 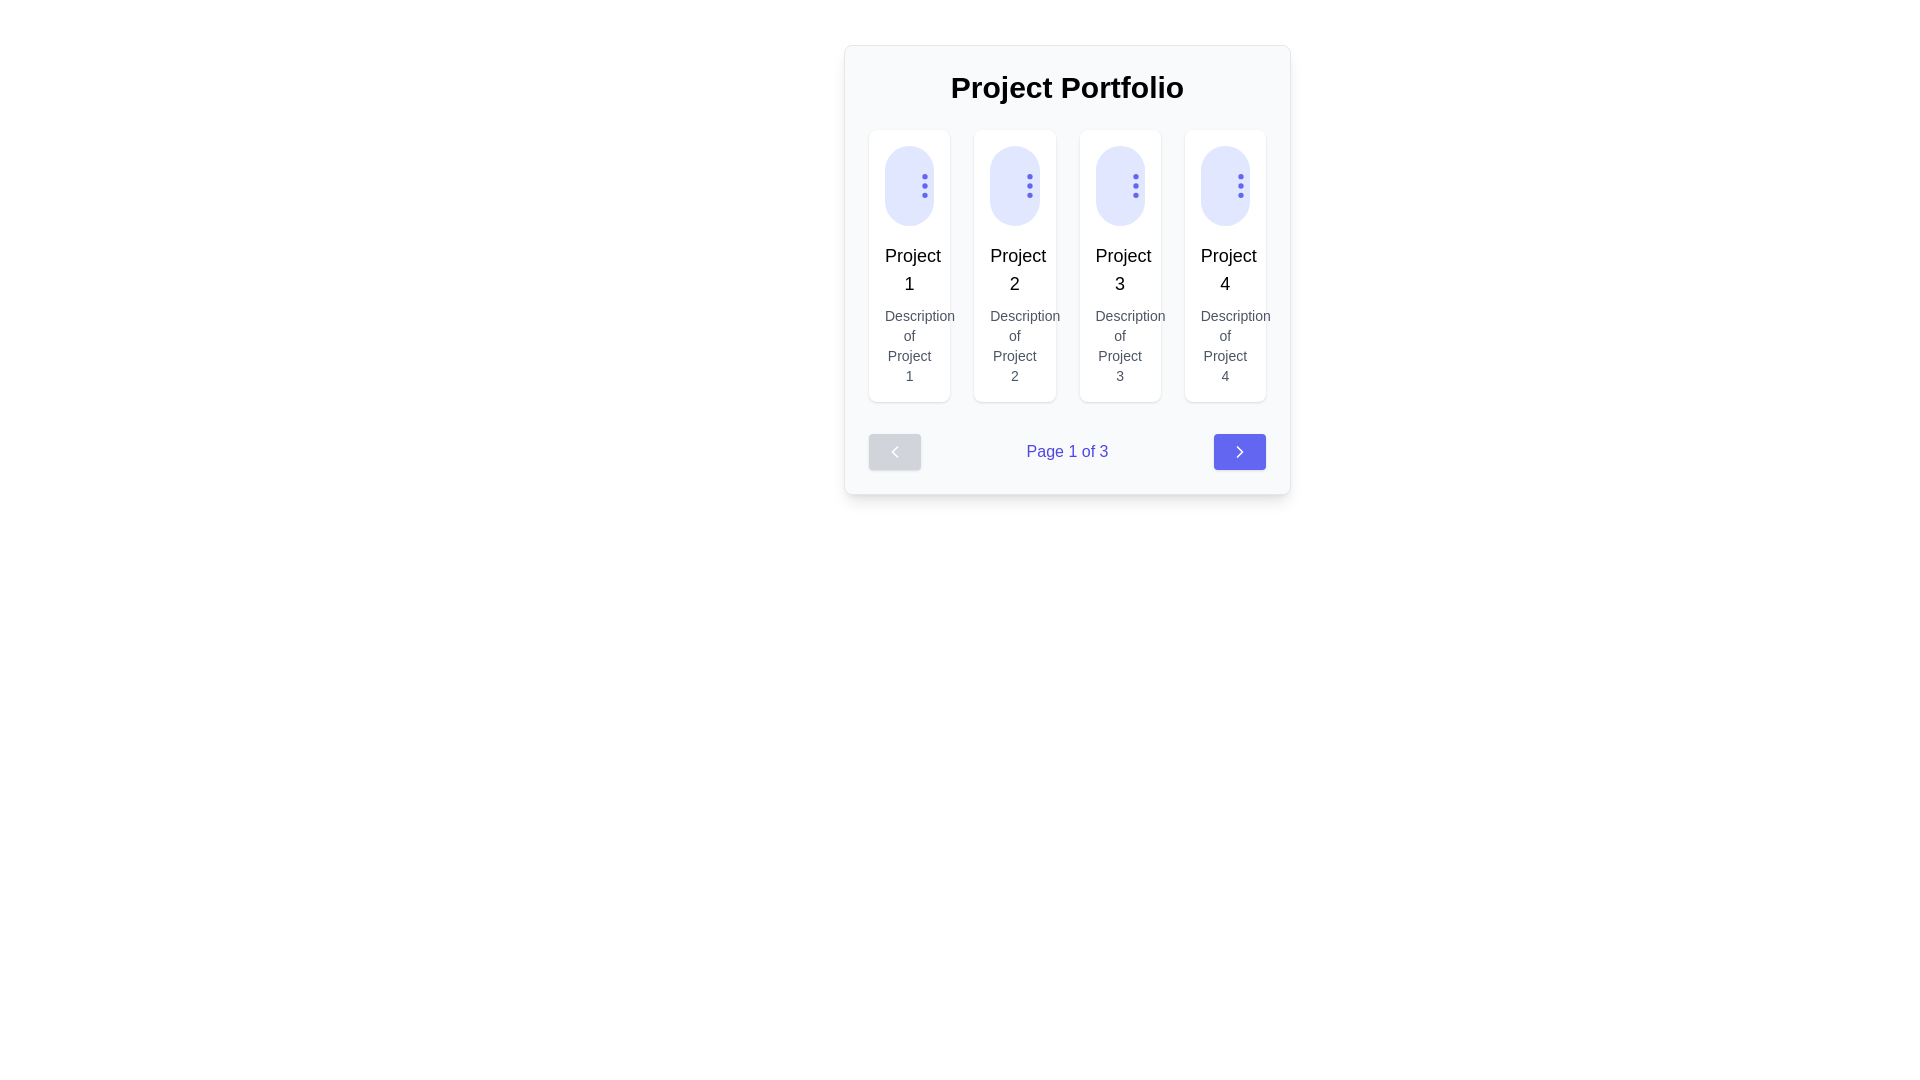 What do you see at coordinates (908, 265) in the screenshot?
I see `the 'Project 1' card in the project portfolio grid` at bounding box center [908, 265].